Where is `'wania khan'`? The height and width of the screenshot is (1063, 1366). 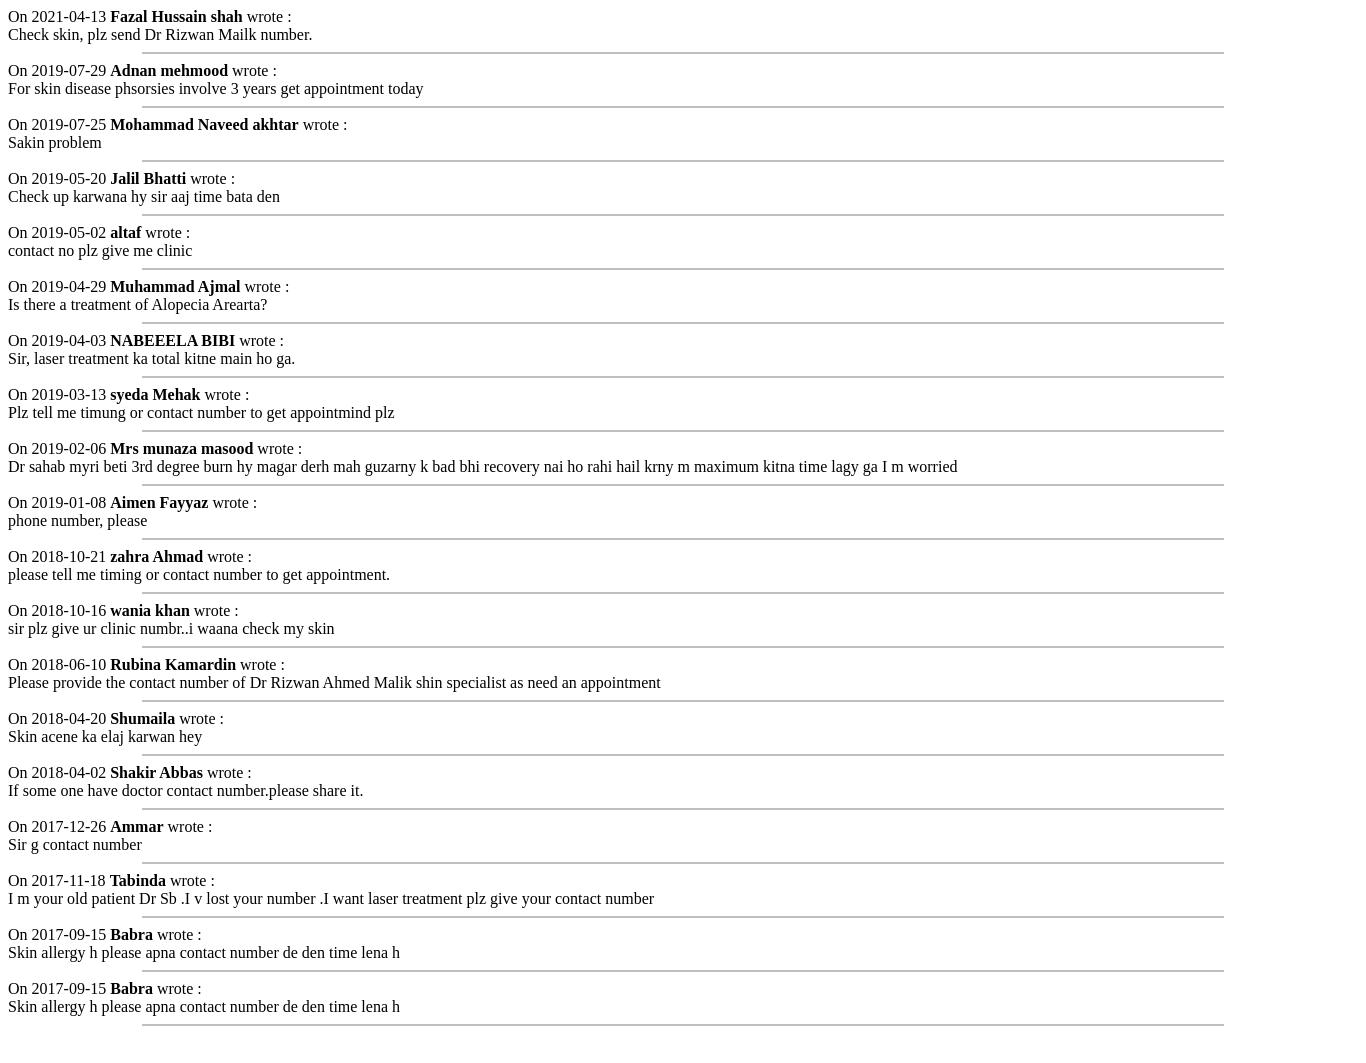
'wania khan' is located at coordinates (148, 608).